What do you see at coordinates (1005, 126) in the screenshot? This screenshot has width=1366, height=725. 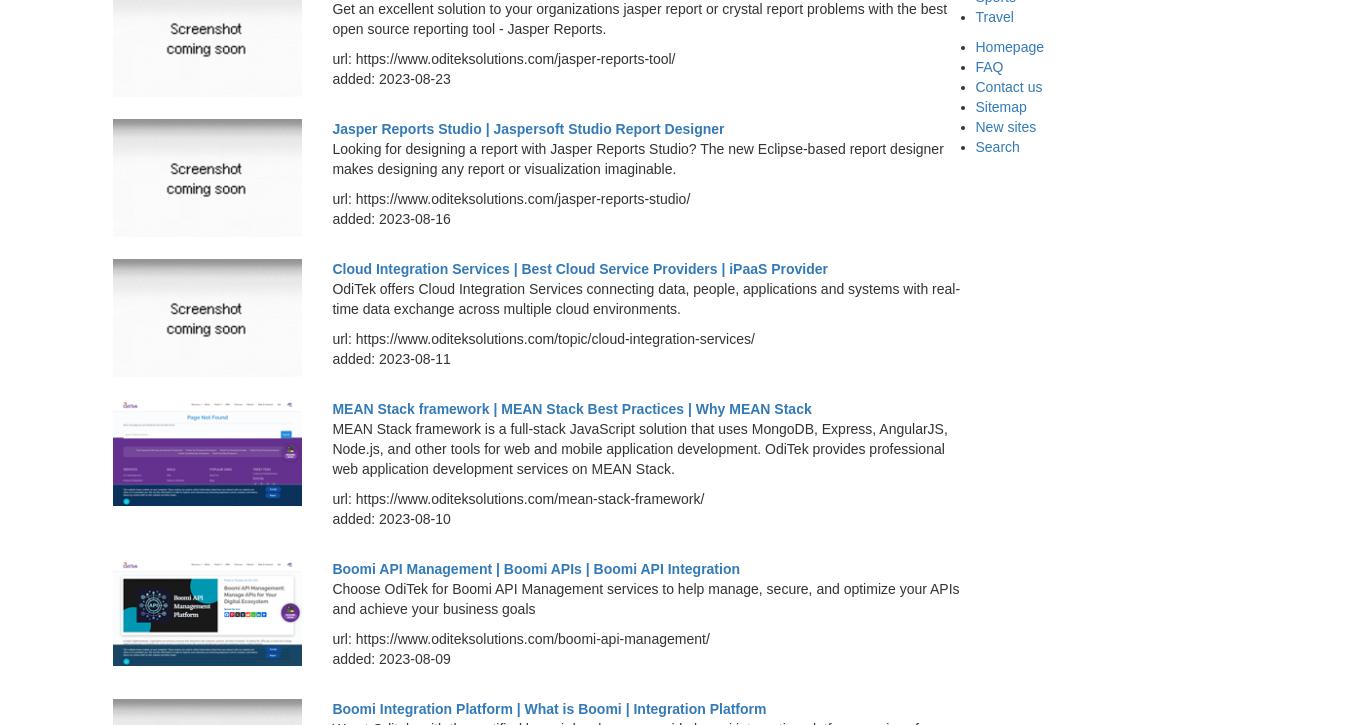 I see `'New sites'` at bounding box center [1005, 126].